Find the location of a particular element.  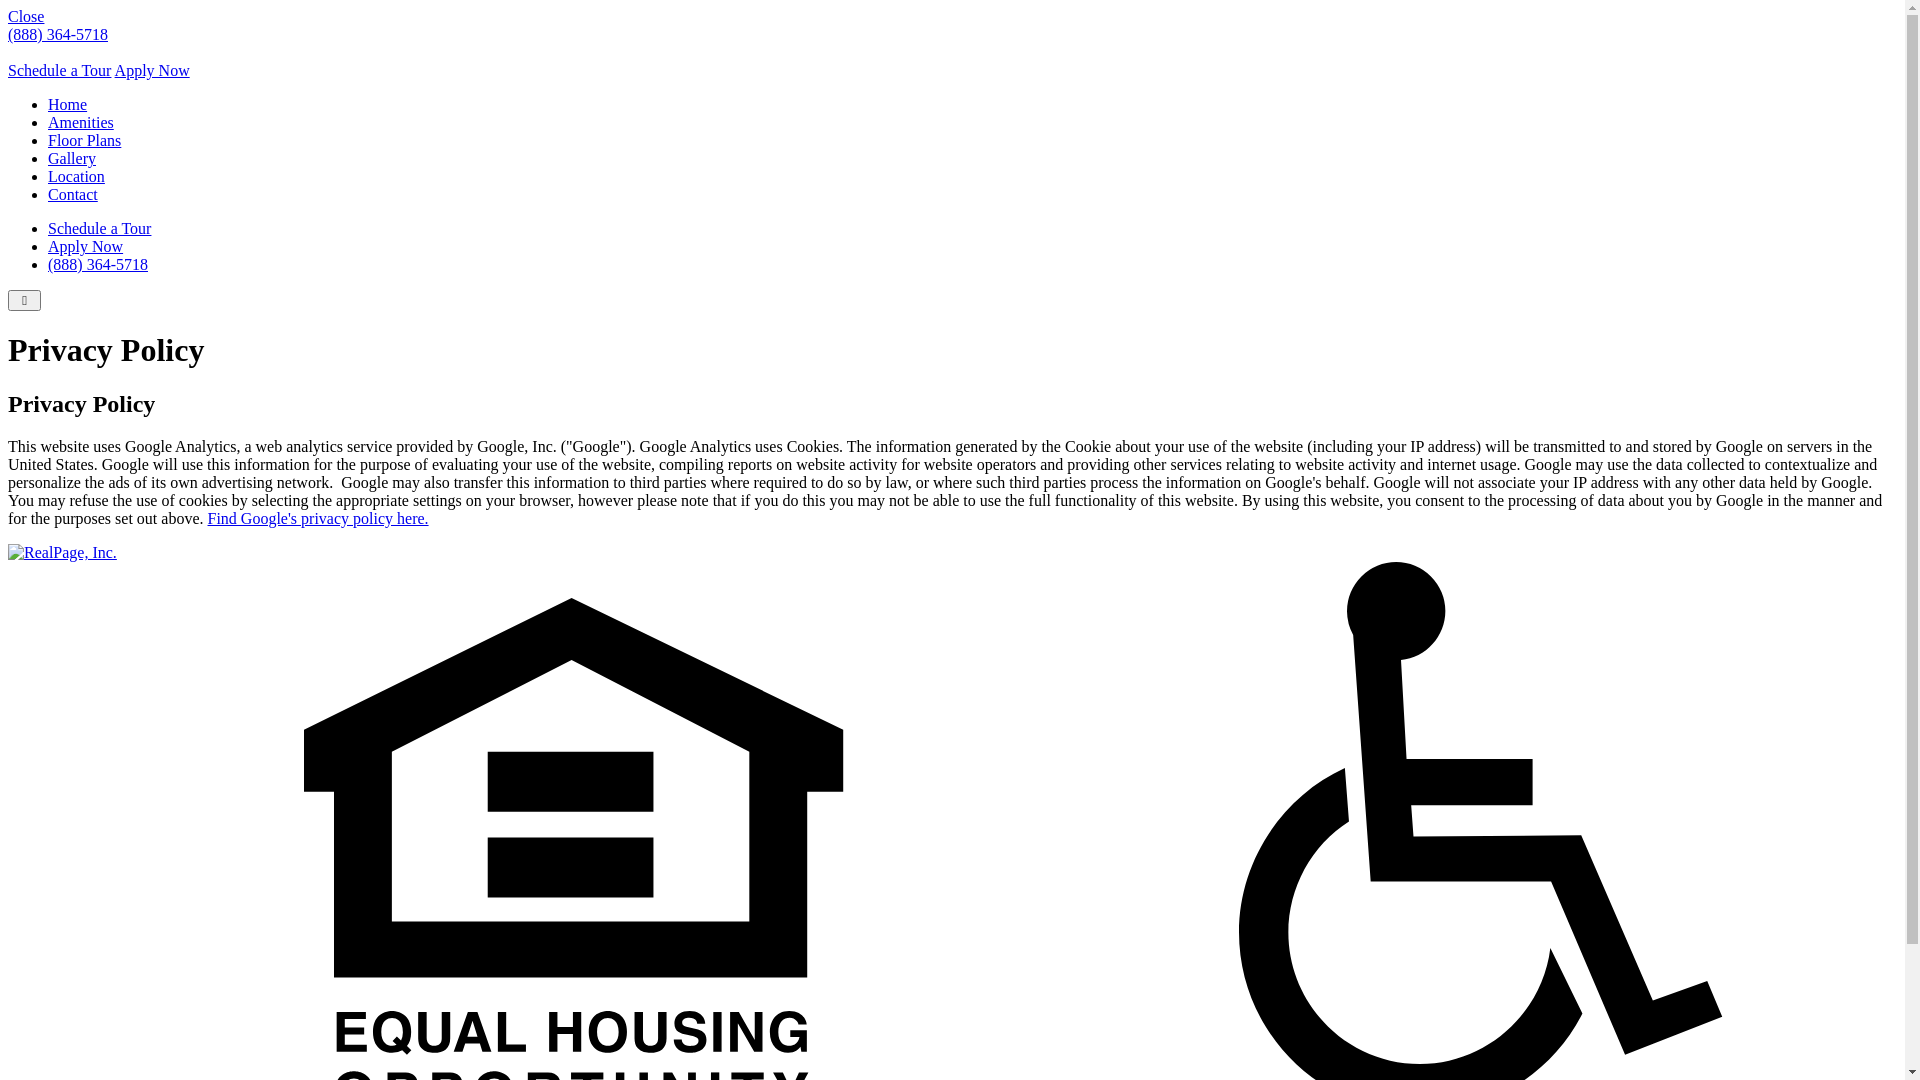

'(888) 364-5718' is located at coordinates (96, 263).